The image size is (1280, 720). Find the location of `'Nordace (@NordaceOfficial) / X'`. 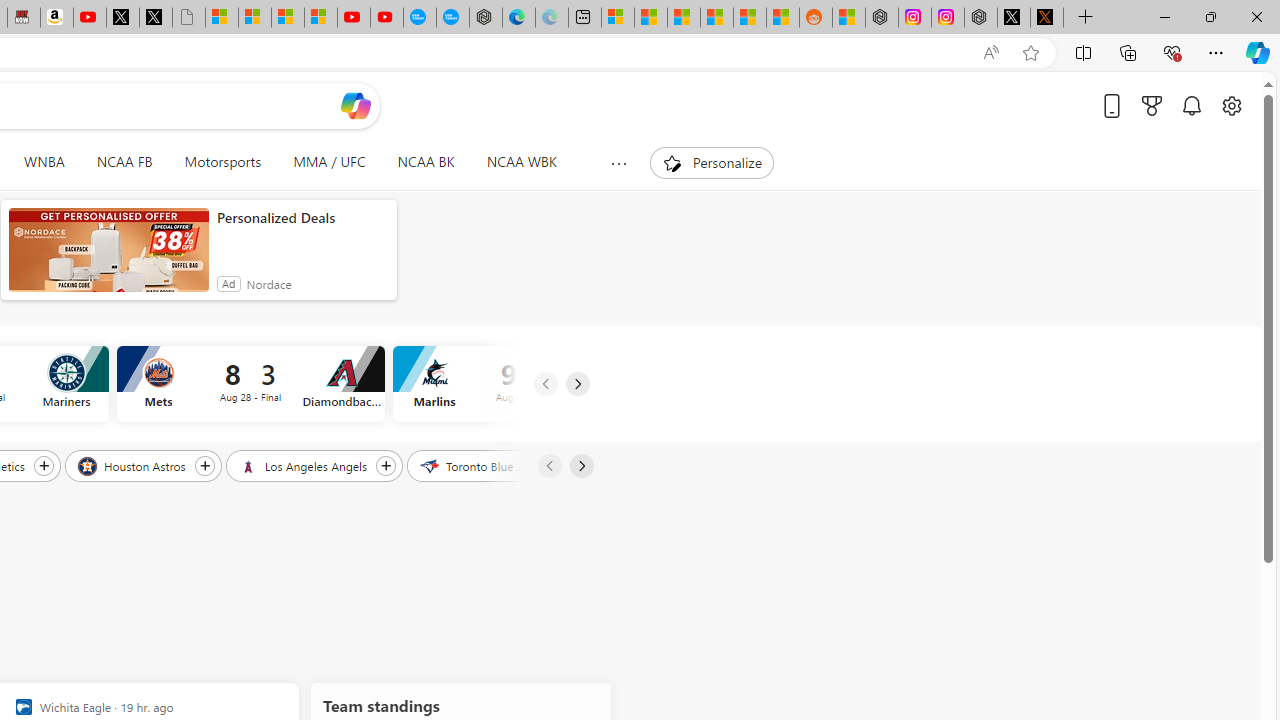

'Nordace (@NordaceOfficial) / X' is located at coordinates (1014, 17).